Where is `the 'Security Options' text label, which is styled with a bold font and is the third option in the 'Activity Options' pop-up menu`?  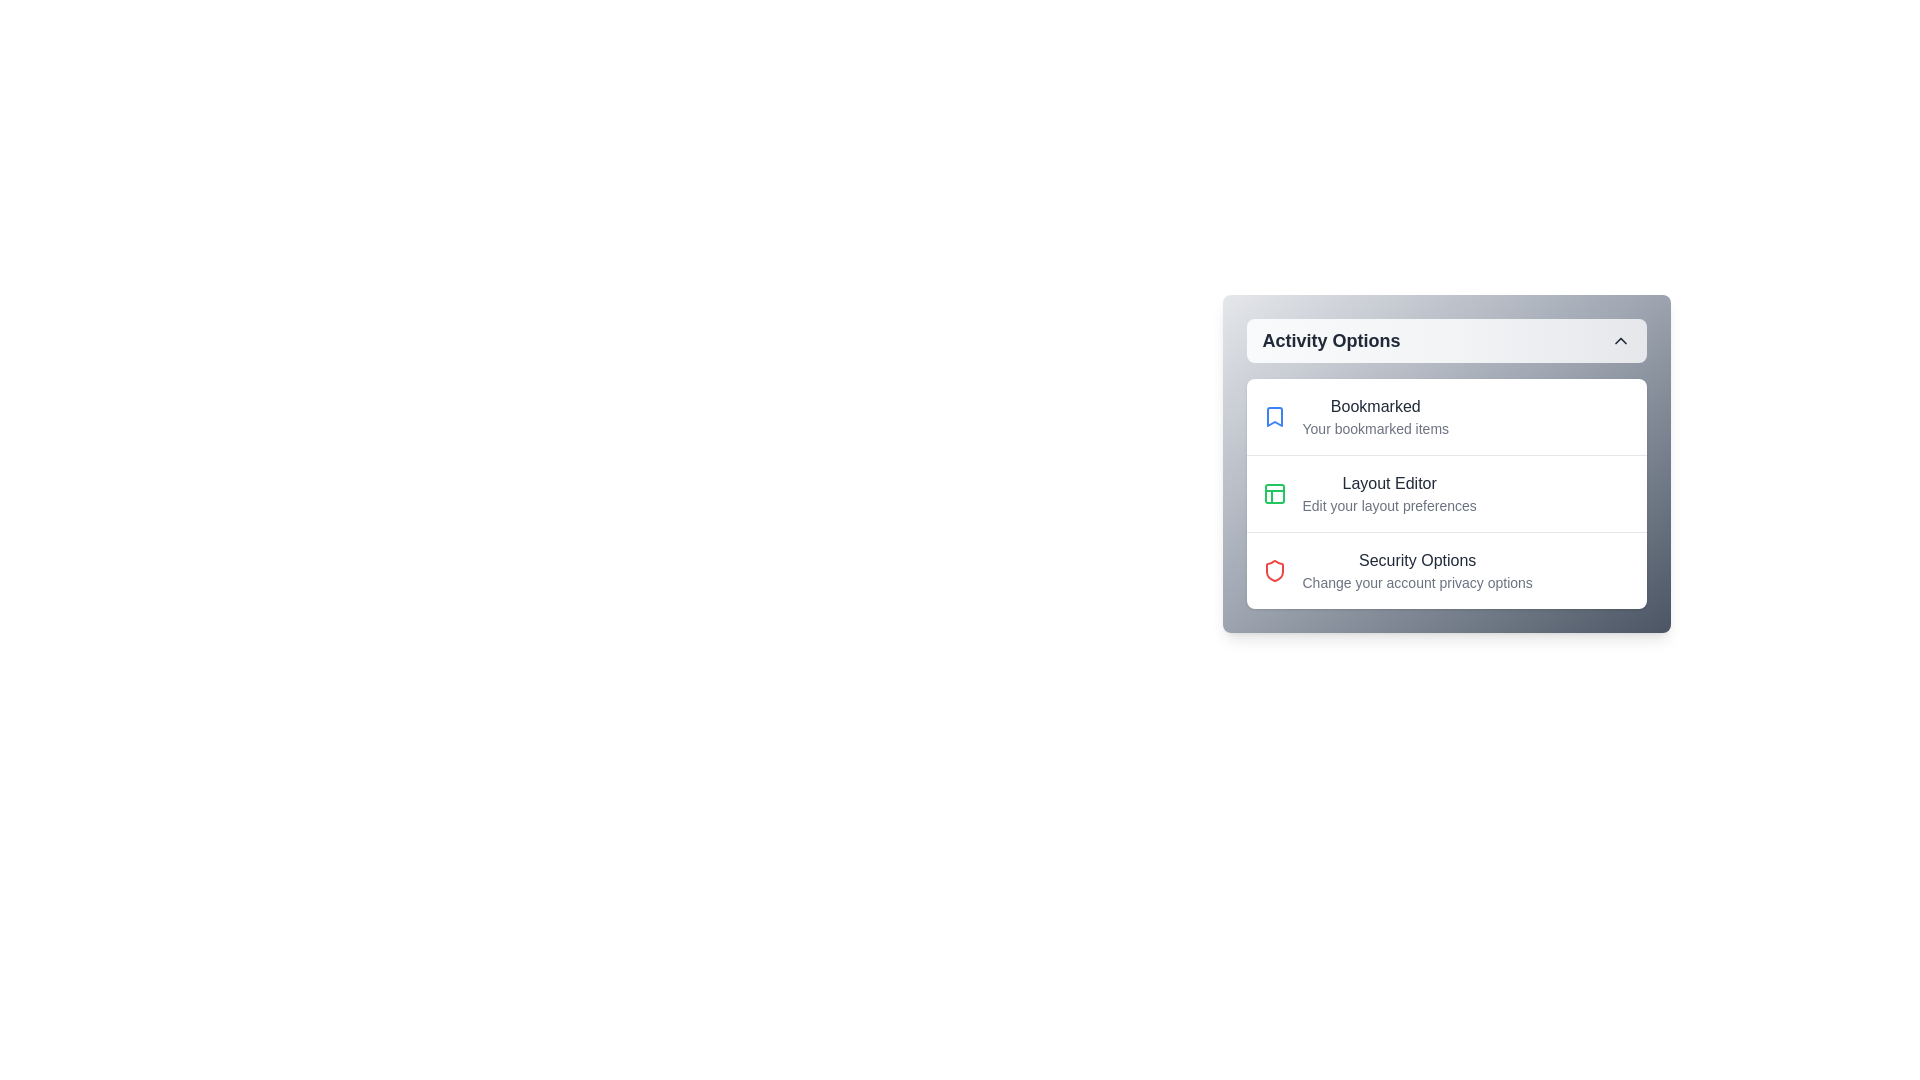 the 'Security Options' text label, which is styled with a bold font and is the third option in the 'Activity Options' pop-up menu is located at coordinates (1416, 560).